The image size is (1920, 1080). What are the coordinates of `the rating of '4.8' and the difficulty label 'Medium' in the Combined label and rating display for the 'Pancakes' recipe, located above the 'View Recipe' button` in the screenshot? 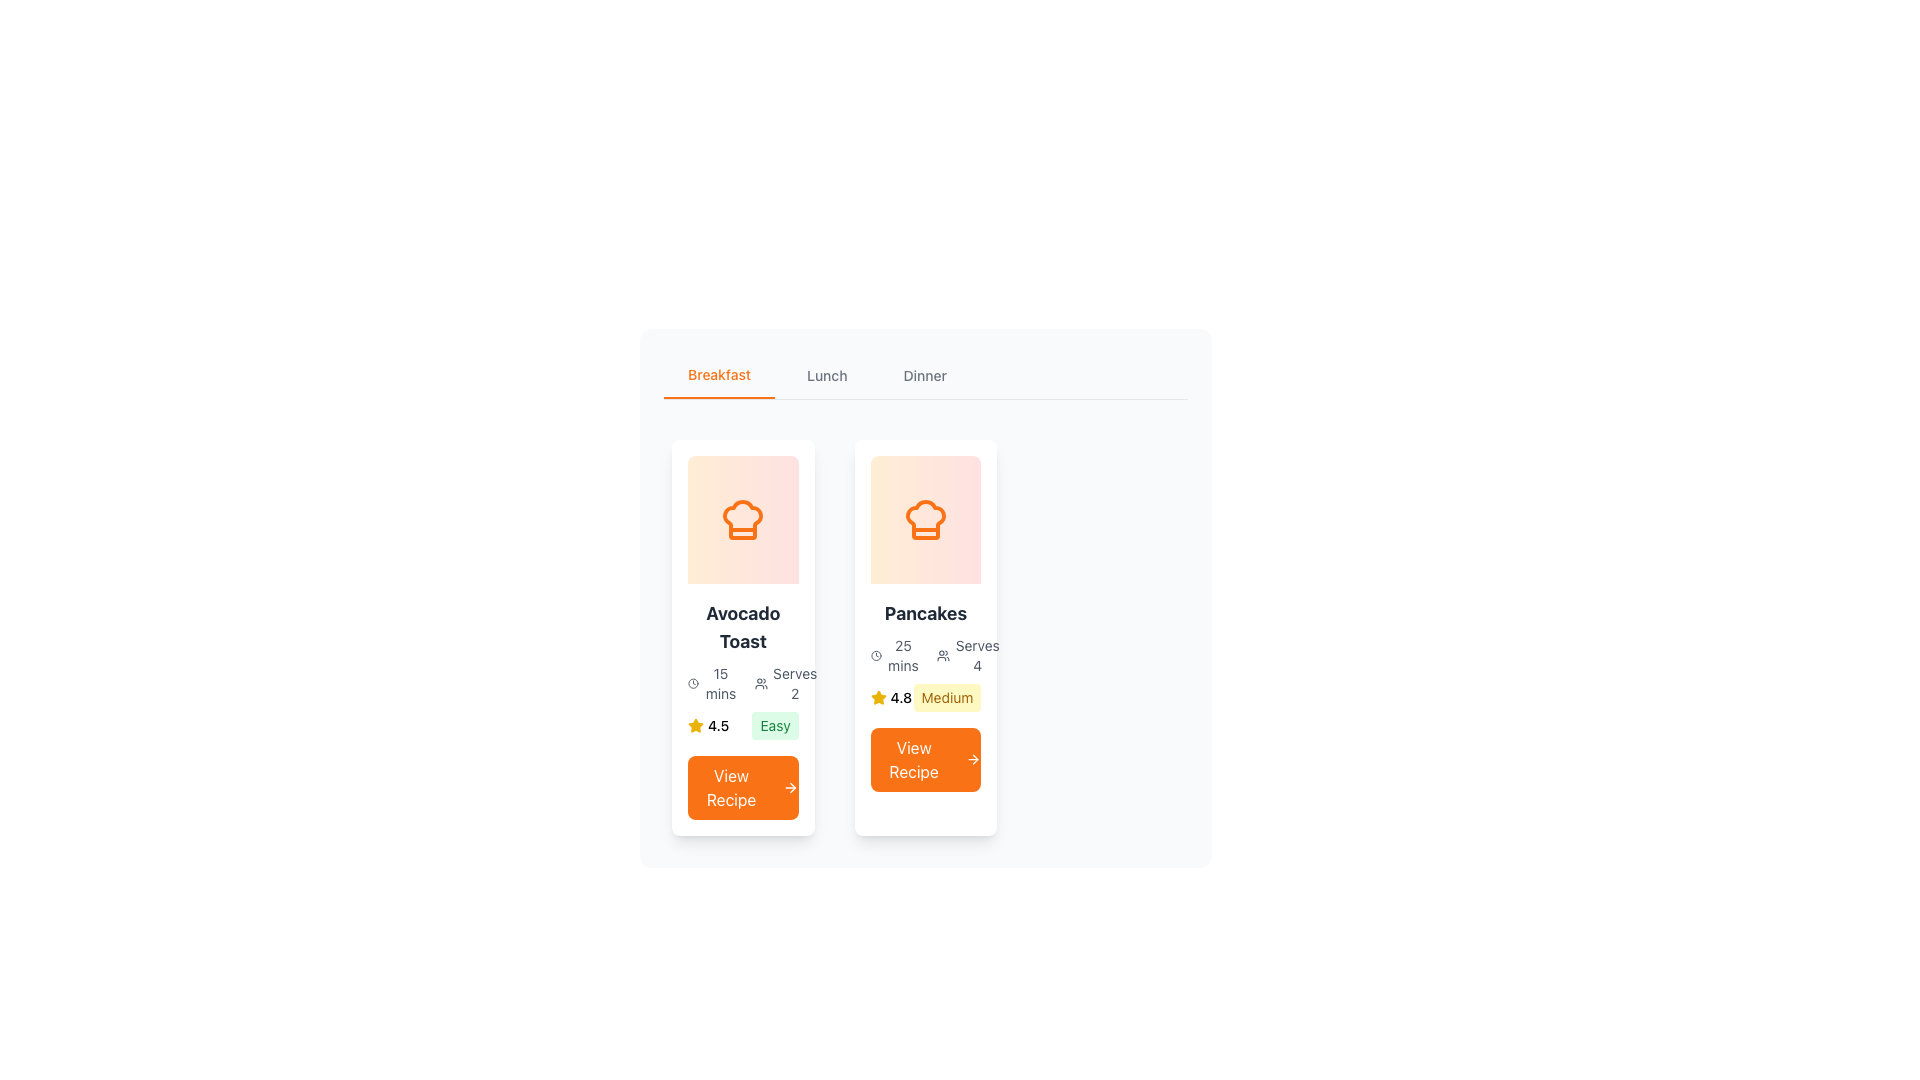 It's located at (925, 697).